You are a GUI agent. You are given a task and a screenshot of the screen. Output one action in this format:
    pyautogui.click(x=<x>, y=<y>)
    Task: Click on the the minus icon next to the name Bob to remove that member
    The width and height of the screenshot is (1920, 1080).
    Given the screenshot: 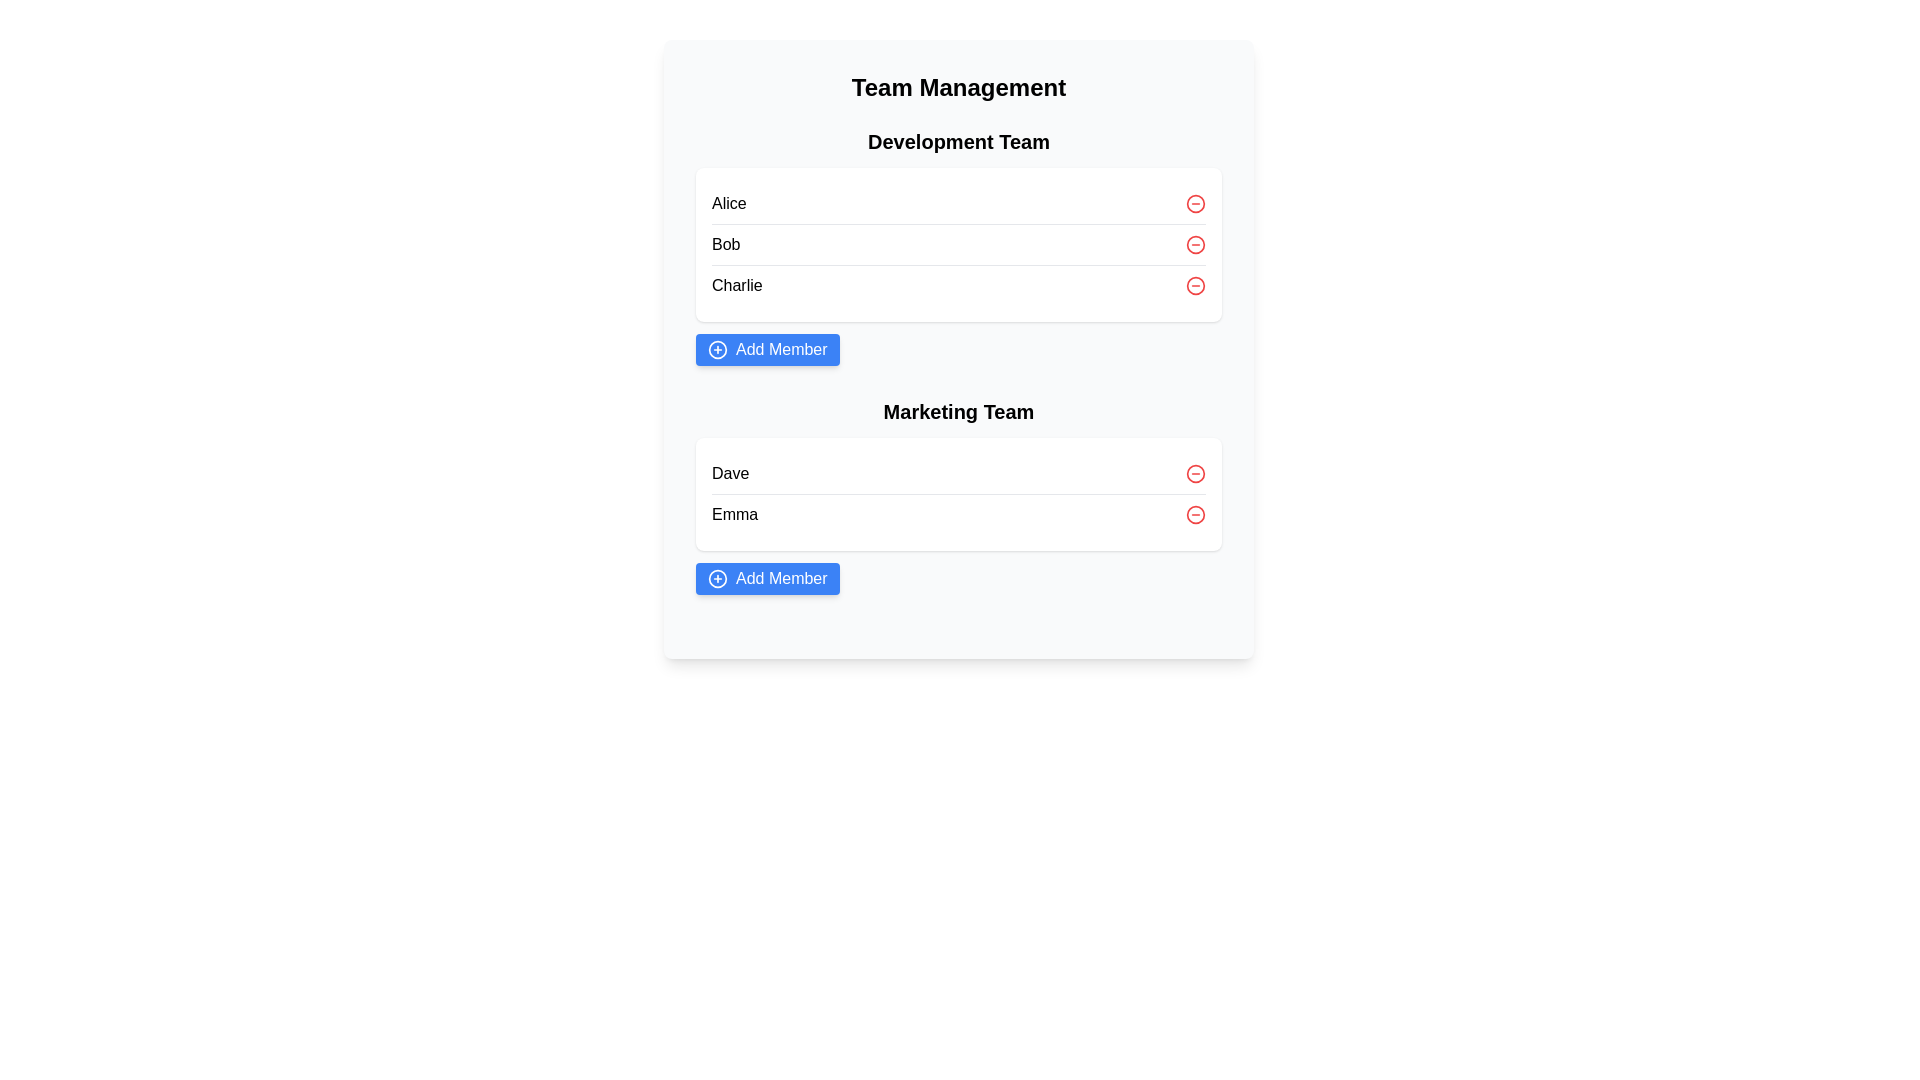 What is the action you would take?
    pyautogui.click(x=1195, y=244)
    